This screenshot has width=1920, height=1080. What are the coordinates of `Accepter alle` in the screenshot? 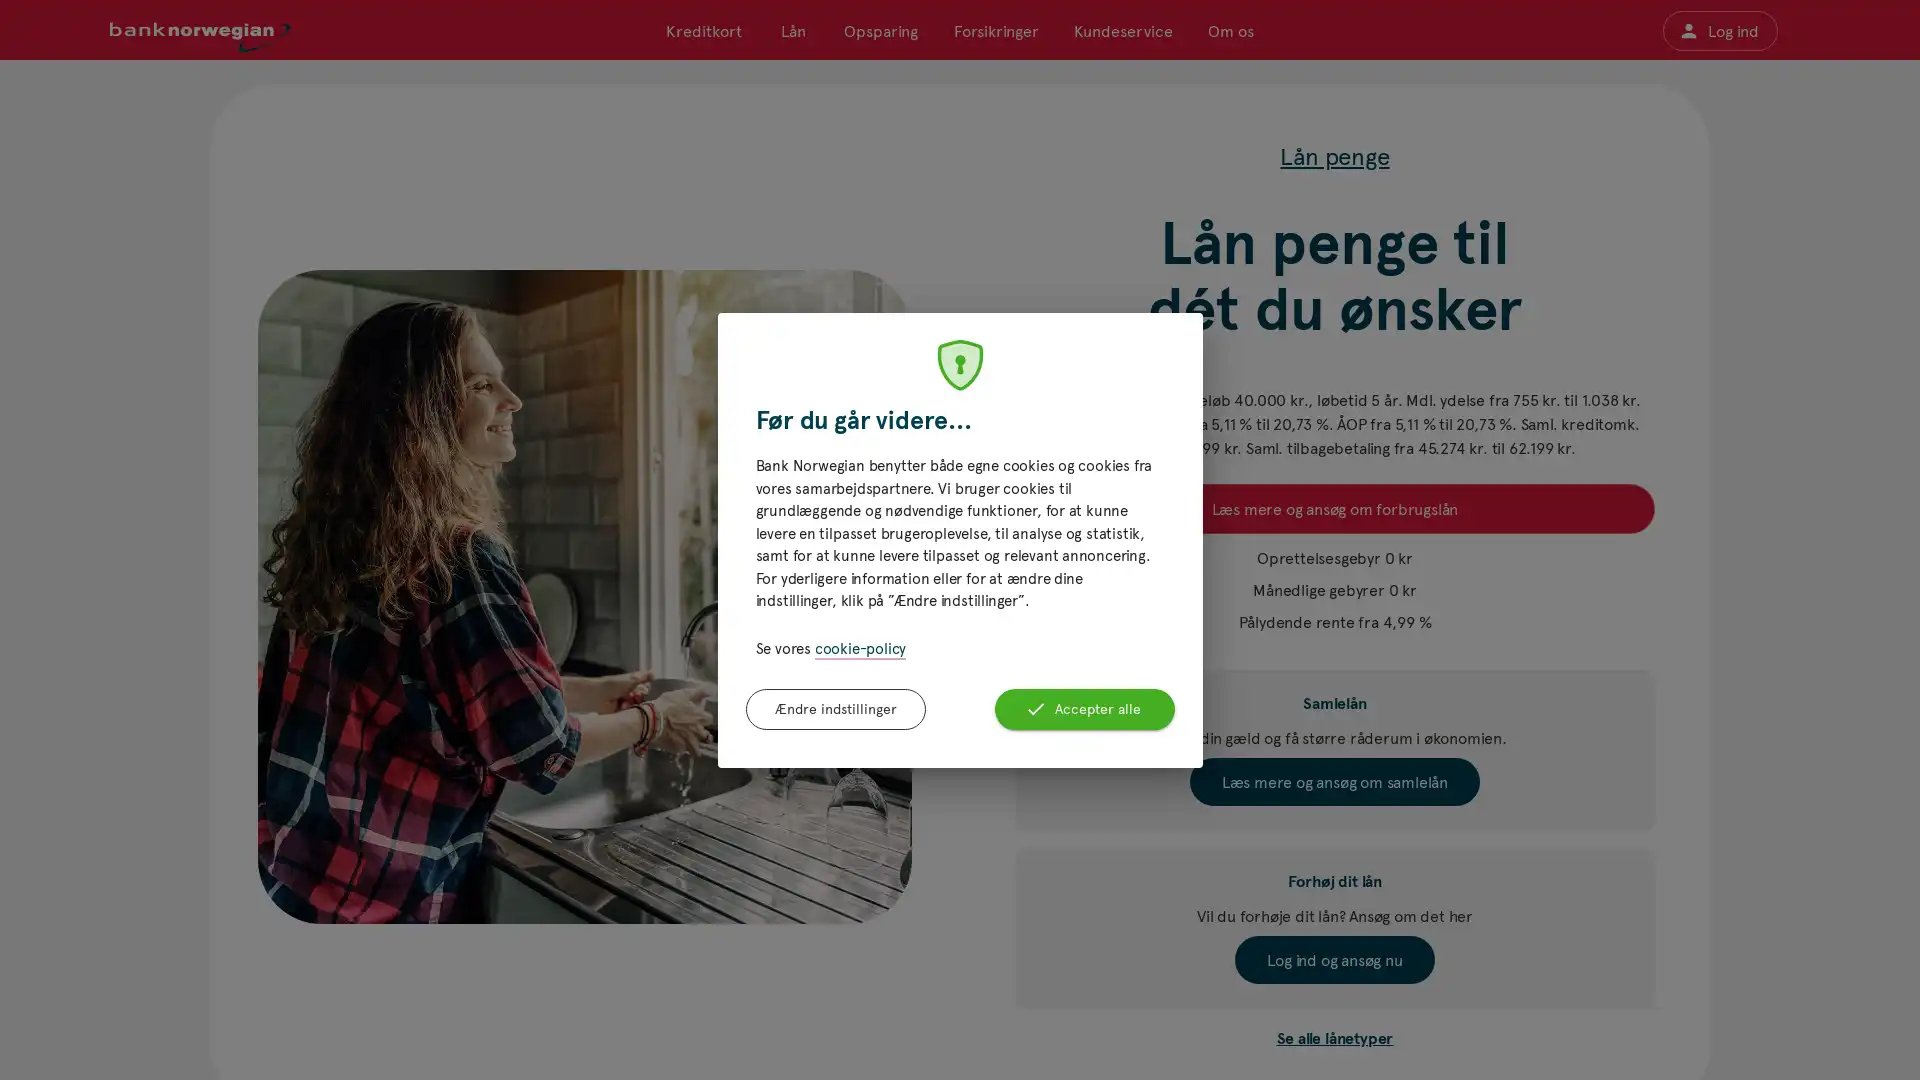 It's located at (1083, 708).